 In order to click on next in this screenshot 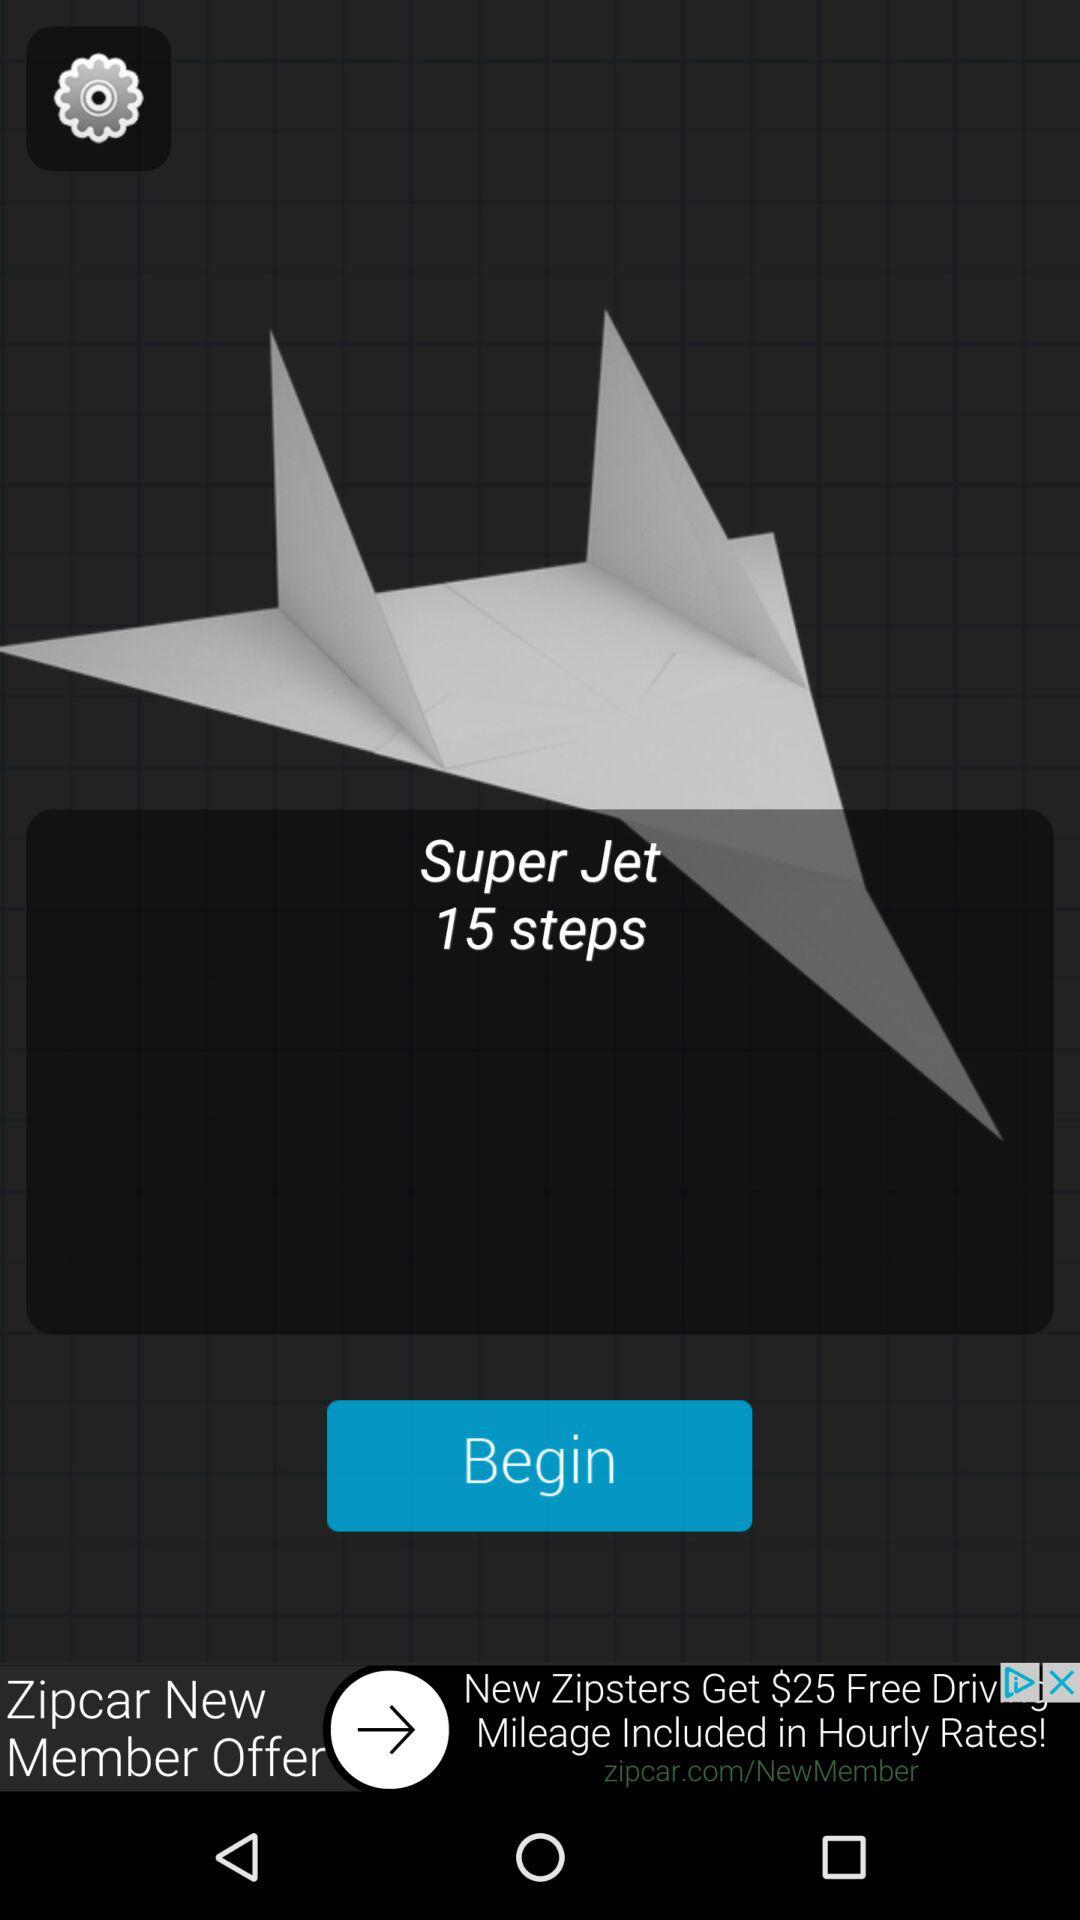, I will do `click(540, 1727)`.